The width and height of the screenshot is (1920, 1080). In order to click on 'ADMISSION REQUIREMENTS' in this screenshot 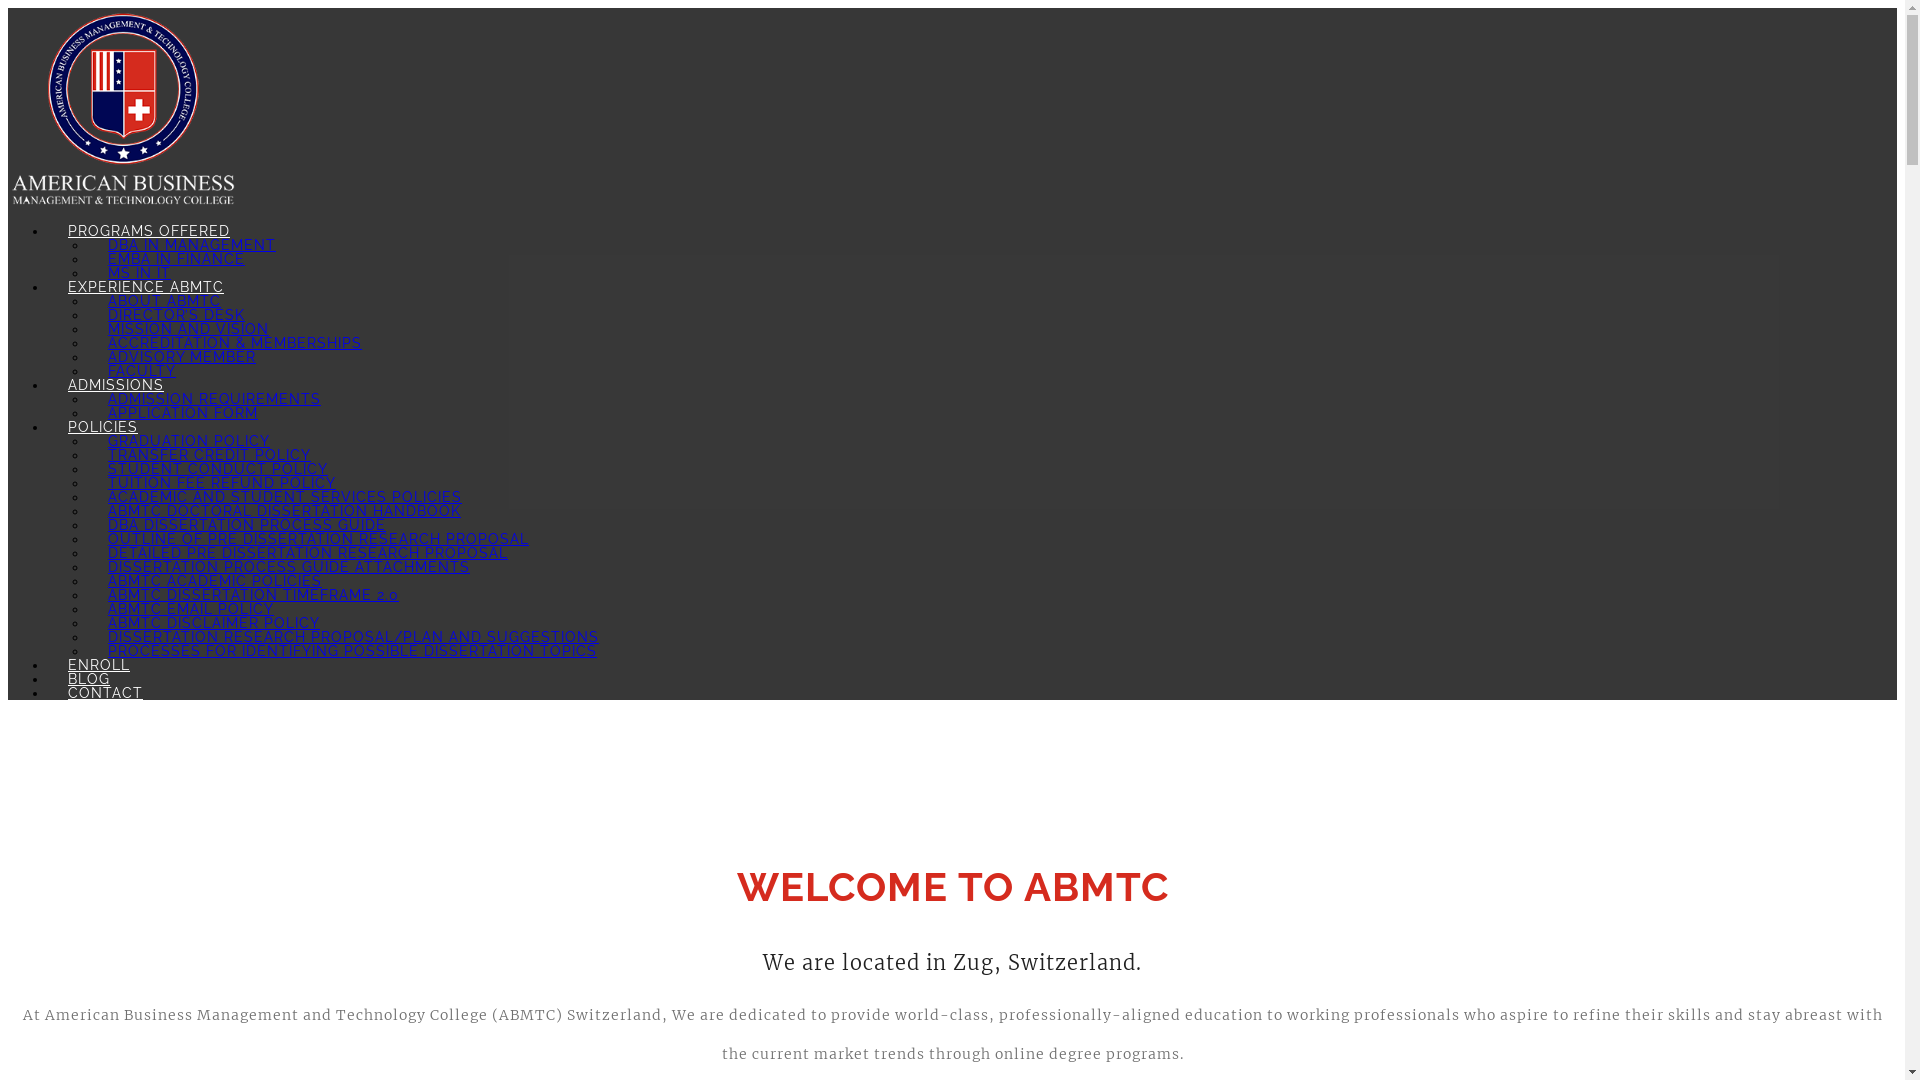, I will do `click(214, 398)`.